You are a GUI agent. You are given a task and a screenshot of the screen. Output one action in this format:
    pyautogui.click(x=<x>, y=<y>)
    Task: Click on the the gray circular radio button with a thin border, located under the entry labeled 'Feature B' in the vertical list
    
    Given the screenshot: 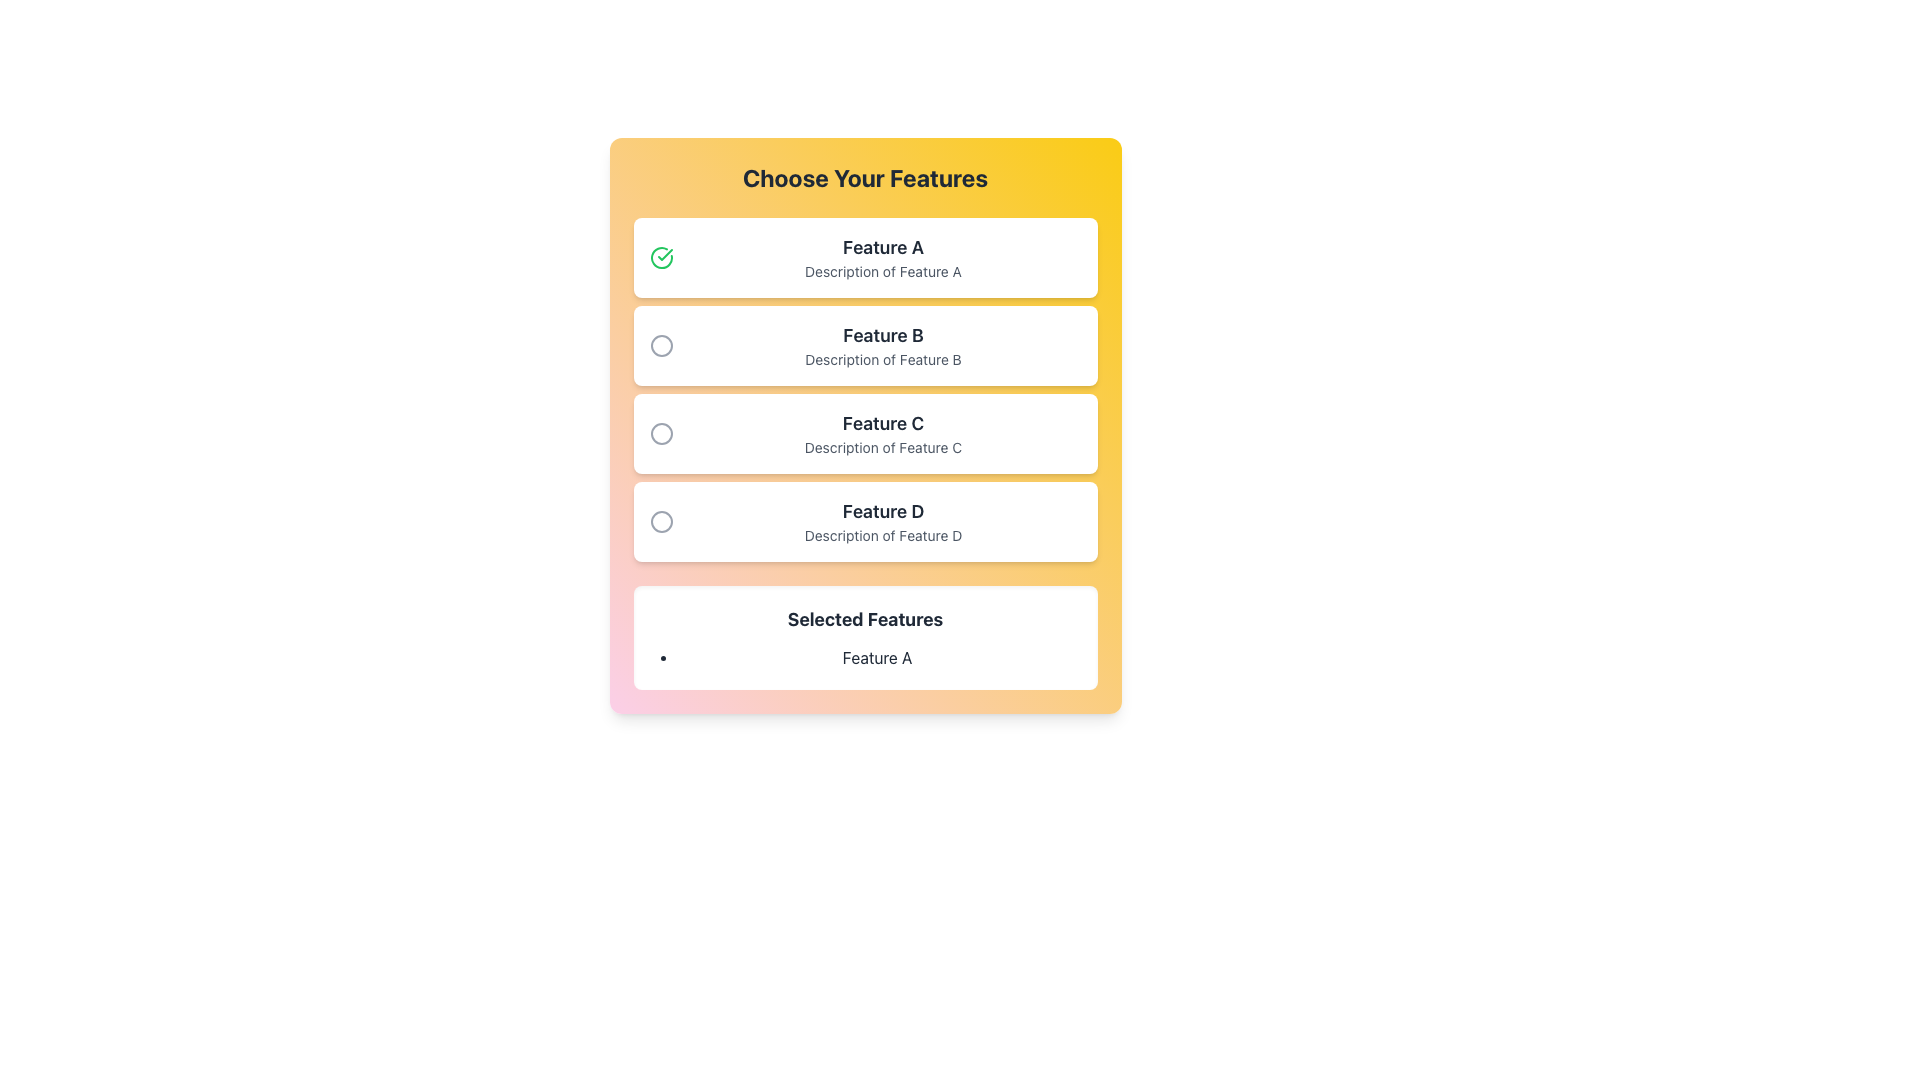 What is the action you would take?
    pyautogui.click(x=661, y=345)
    